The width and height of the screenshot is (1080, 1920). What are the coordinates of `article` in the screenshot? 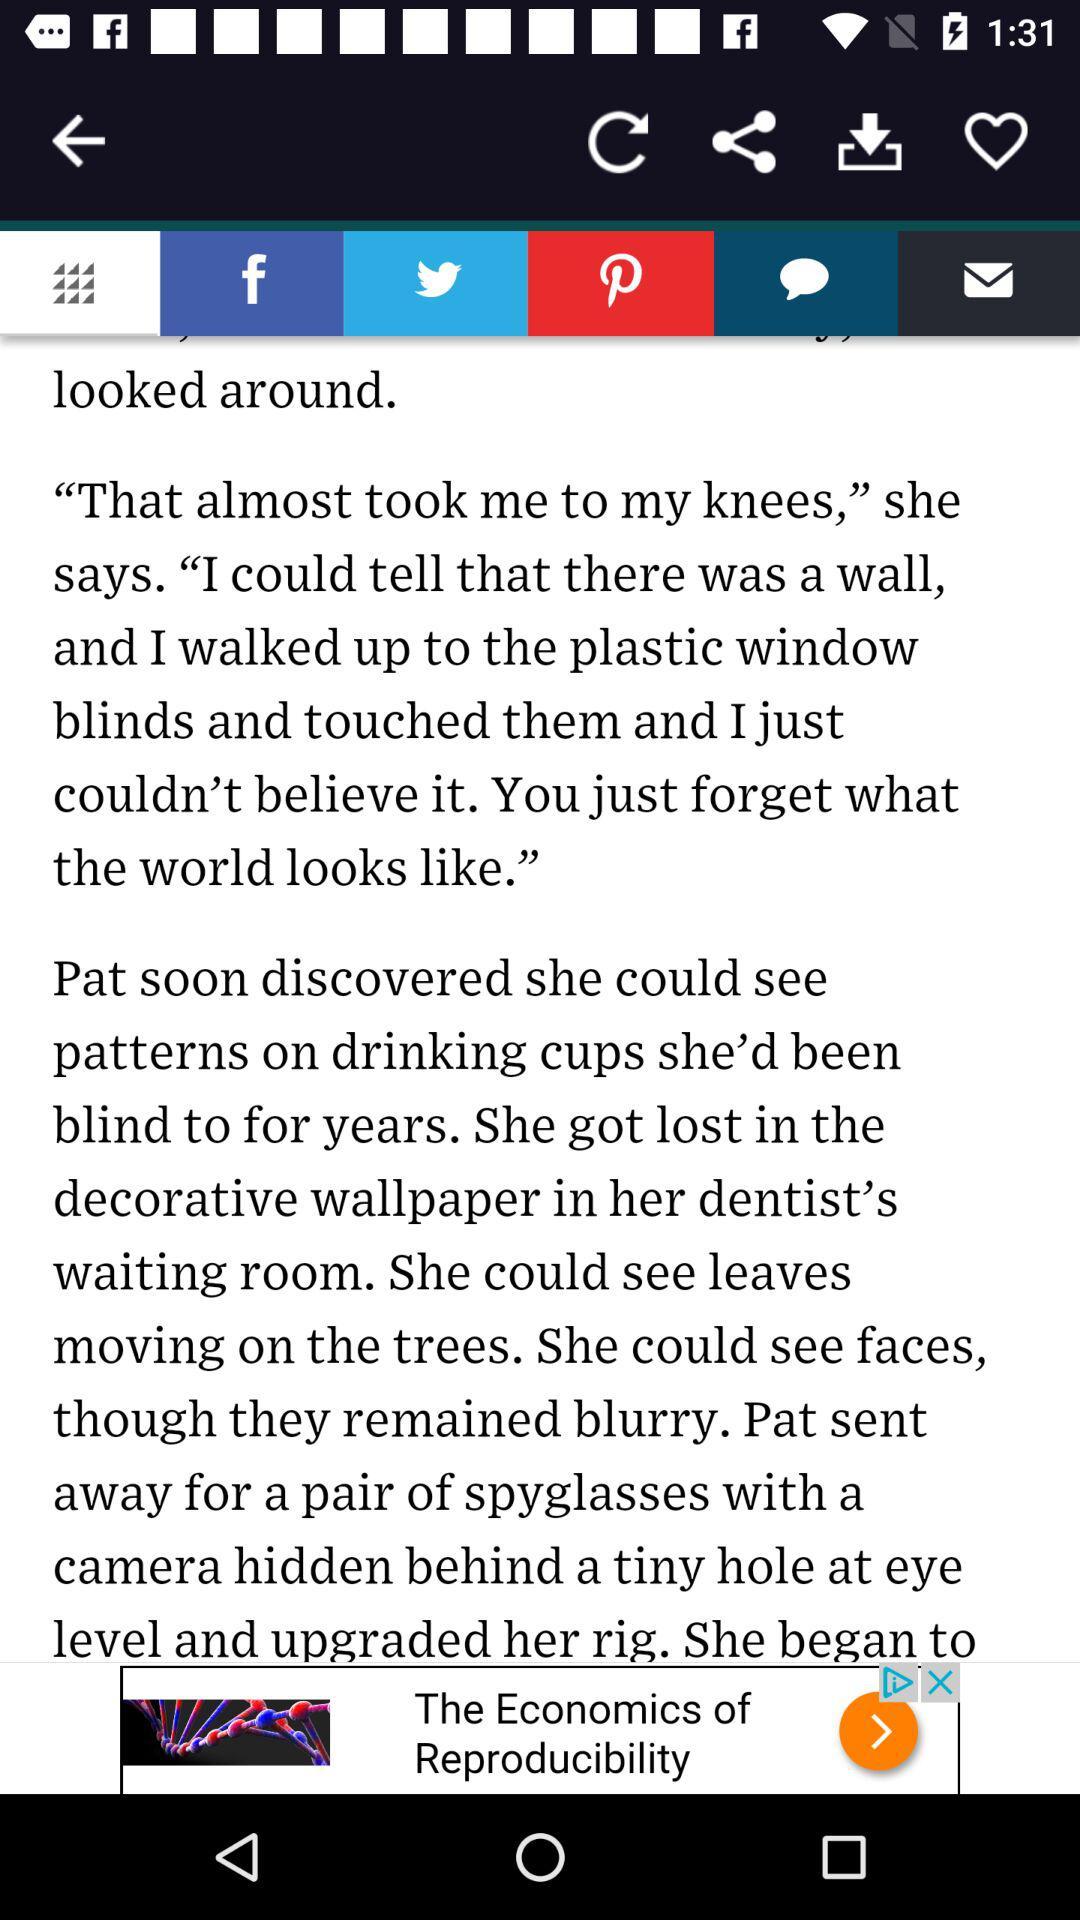 It's located at (995, 140).